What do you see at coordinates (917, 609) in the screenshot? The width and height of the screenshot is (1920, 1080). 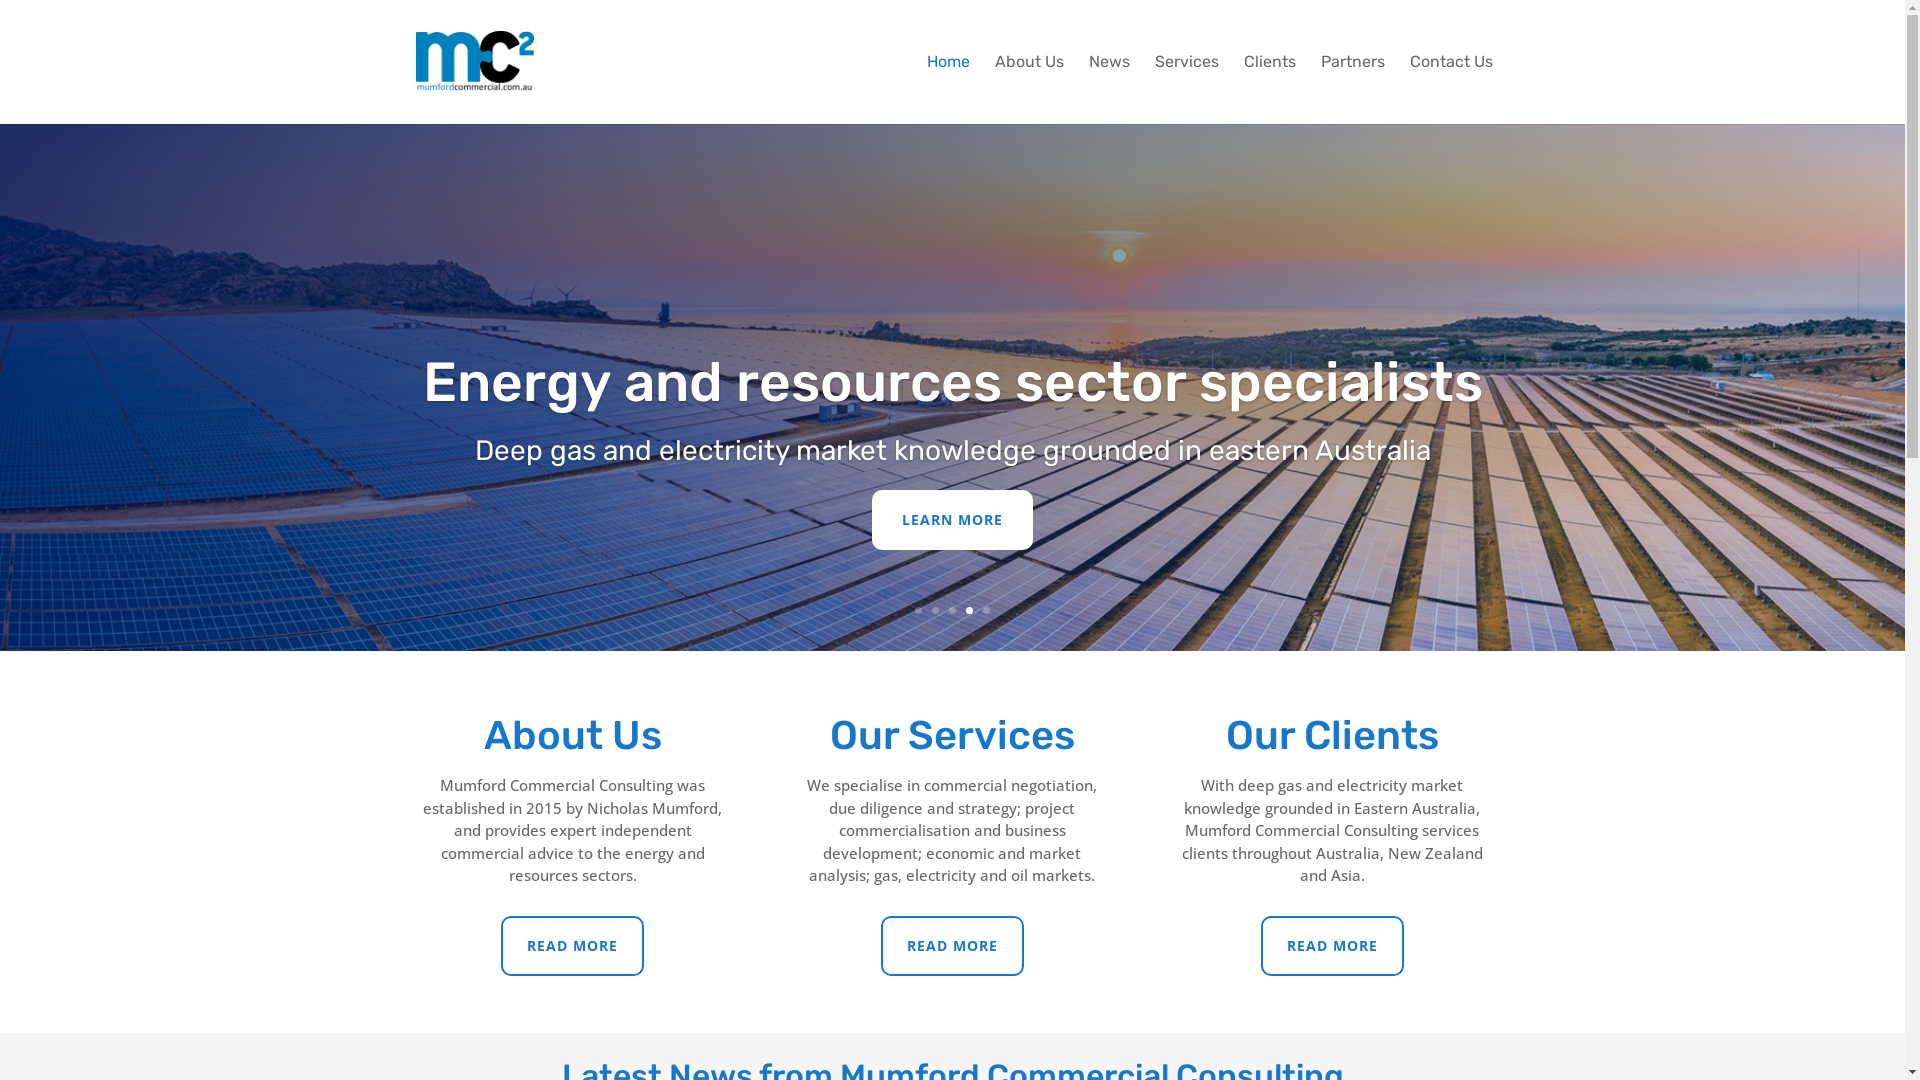 I see `'1'` at bounding box center [917, 609].